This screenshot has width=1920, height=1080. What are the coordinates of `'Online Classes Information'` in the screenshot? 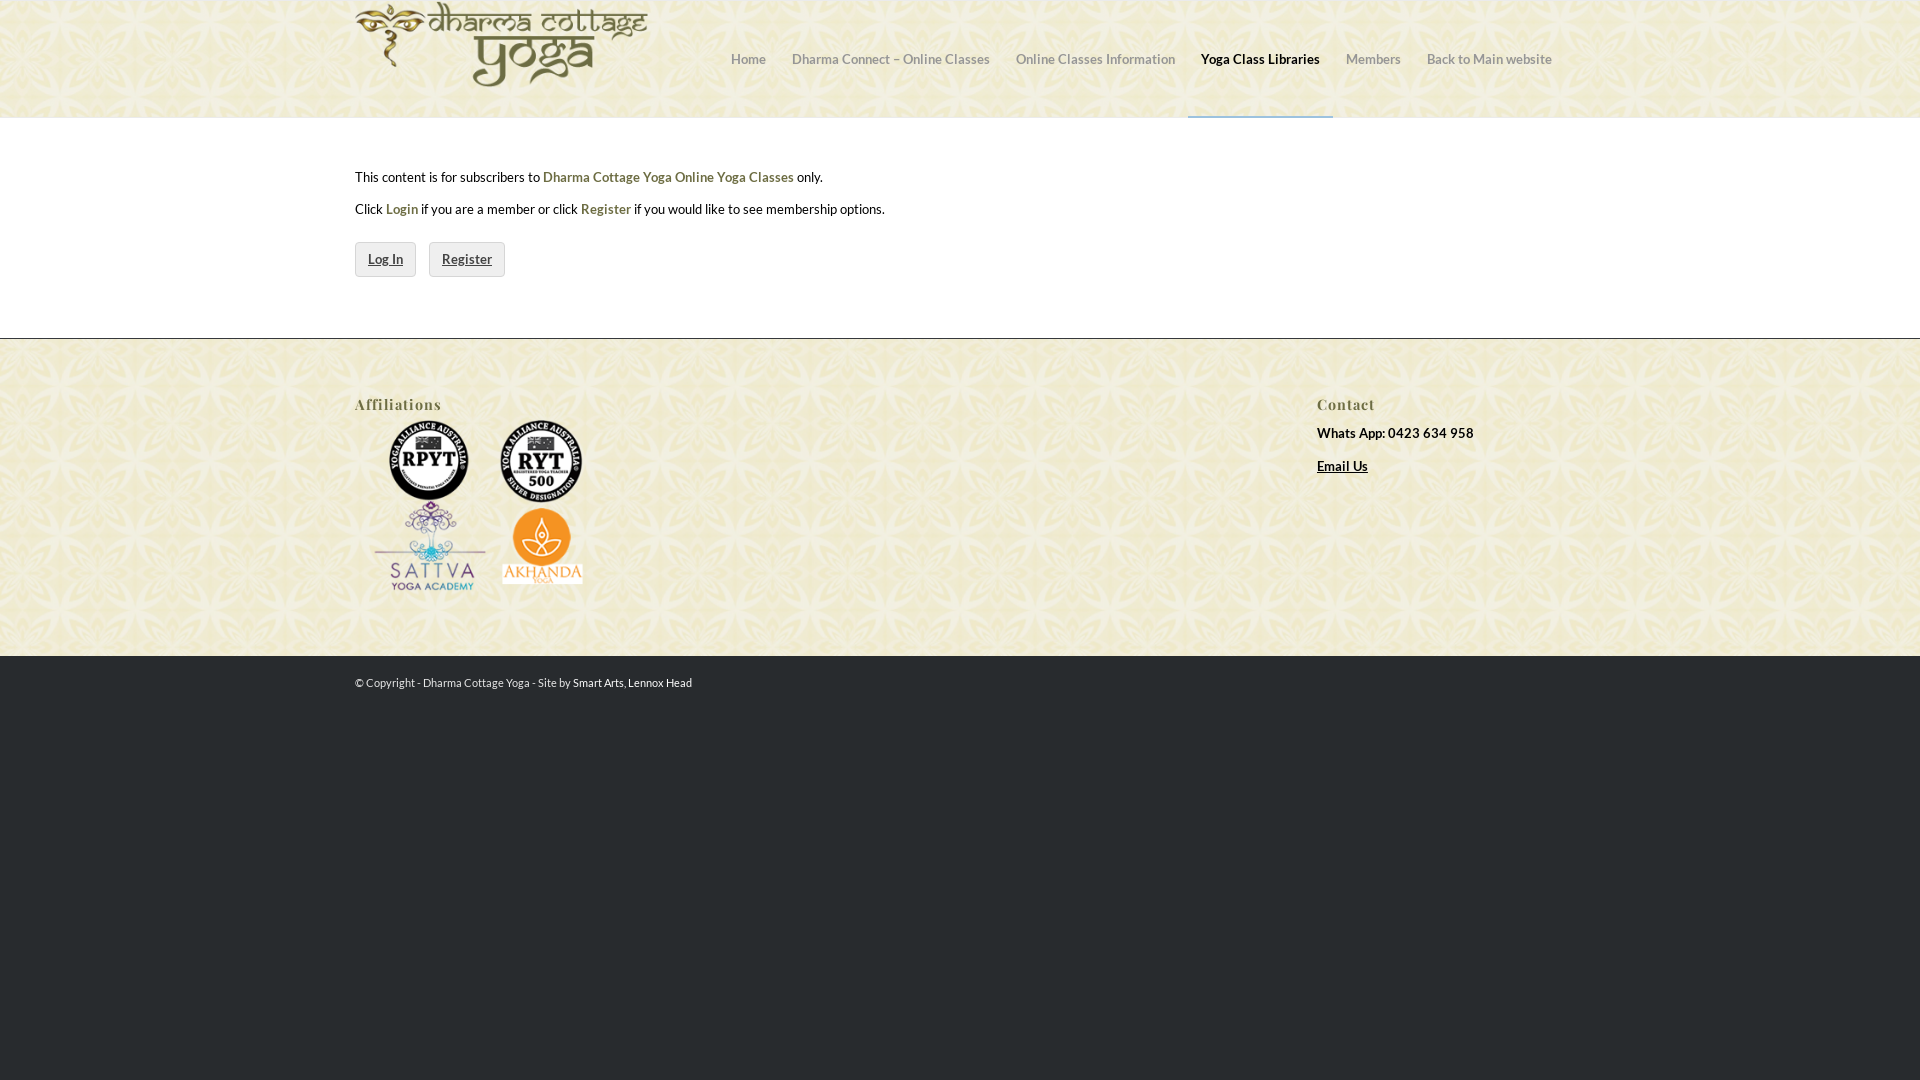 It's located at (1094, 57).